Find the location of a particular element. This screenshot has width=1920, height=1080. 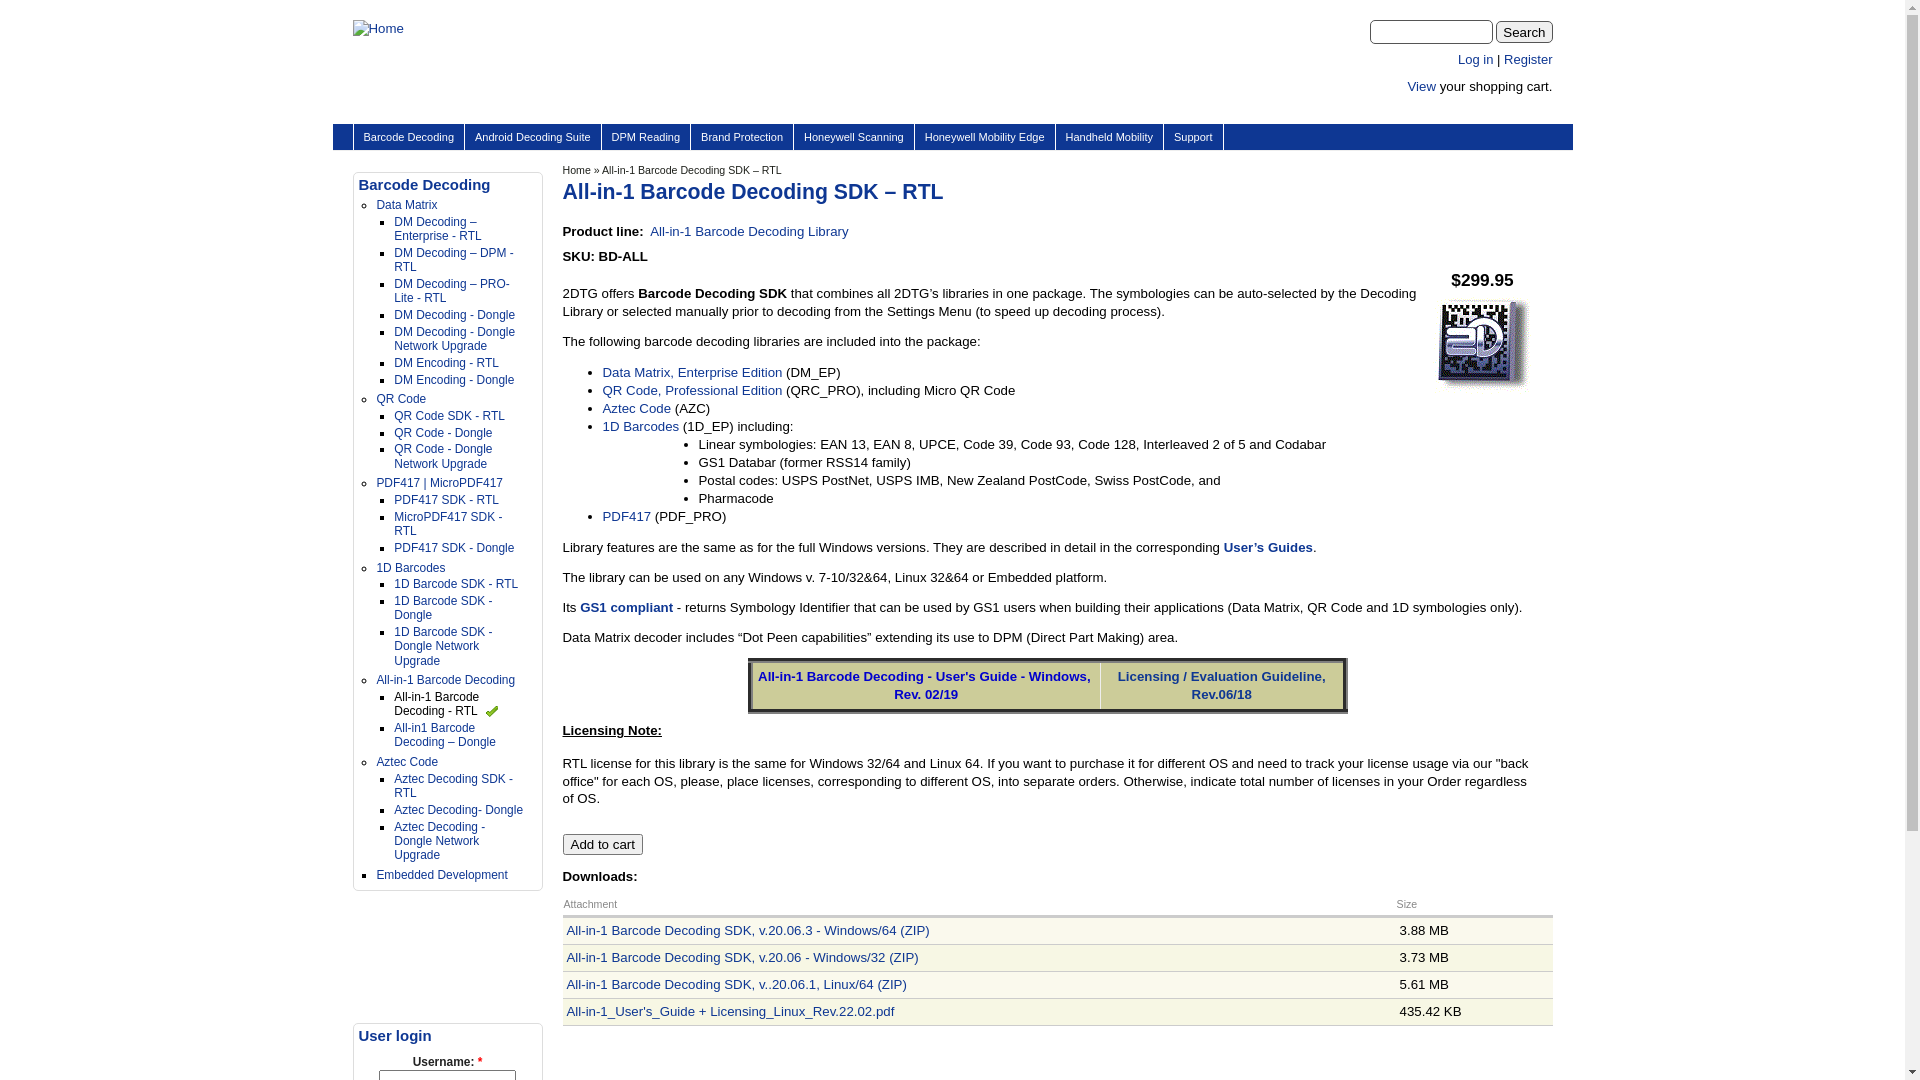

'QR Code' is located at coordinates (400, 398).